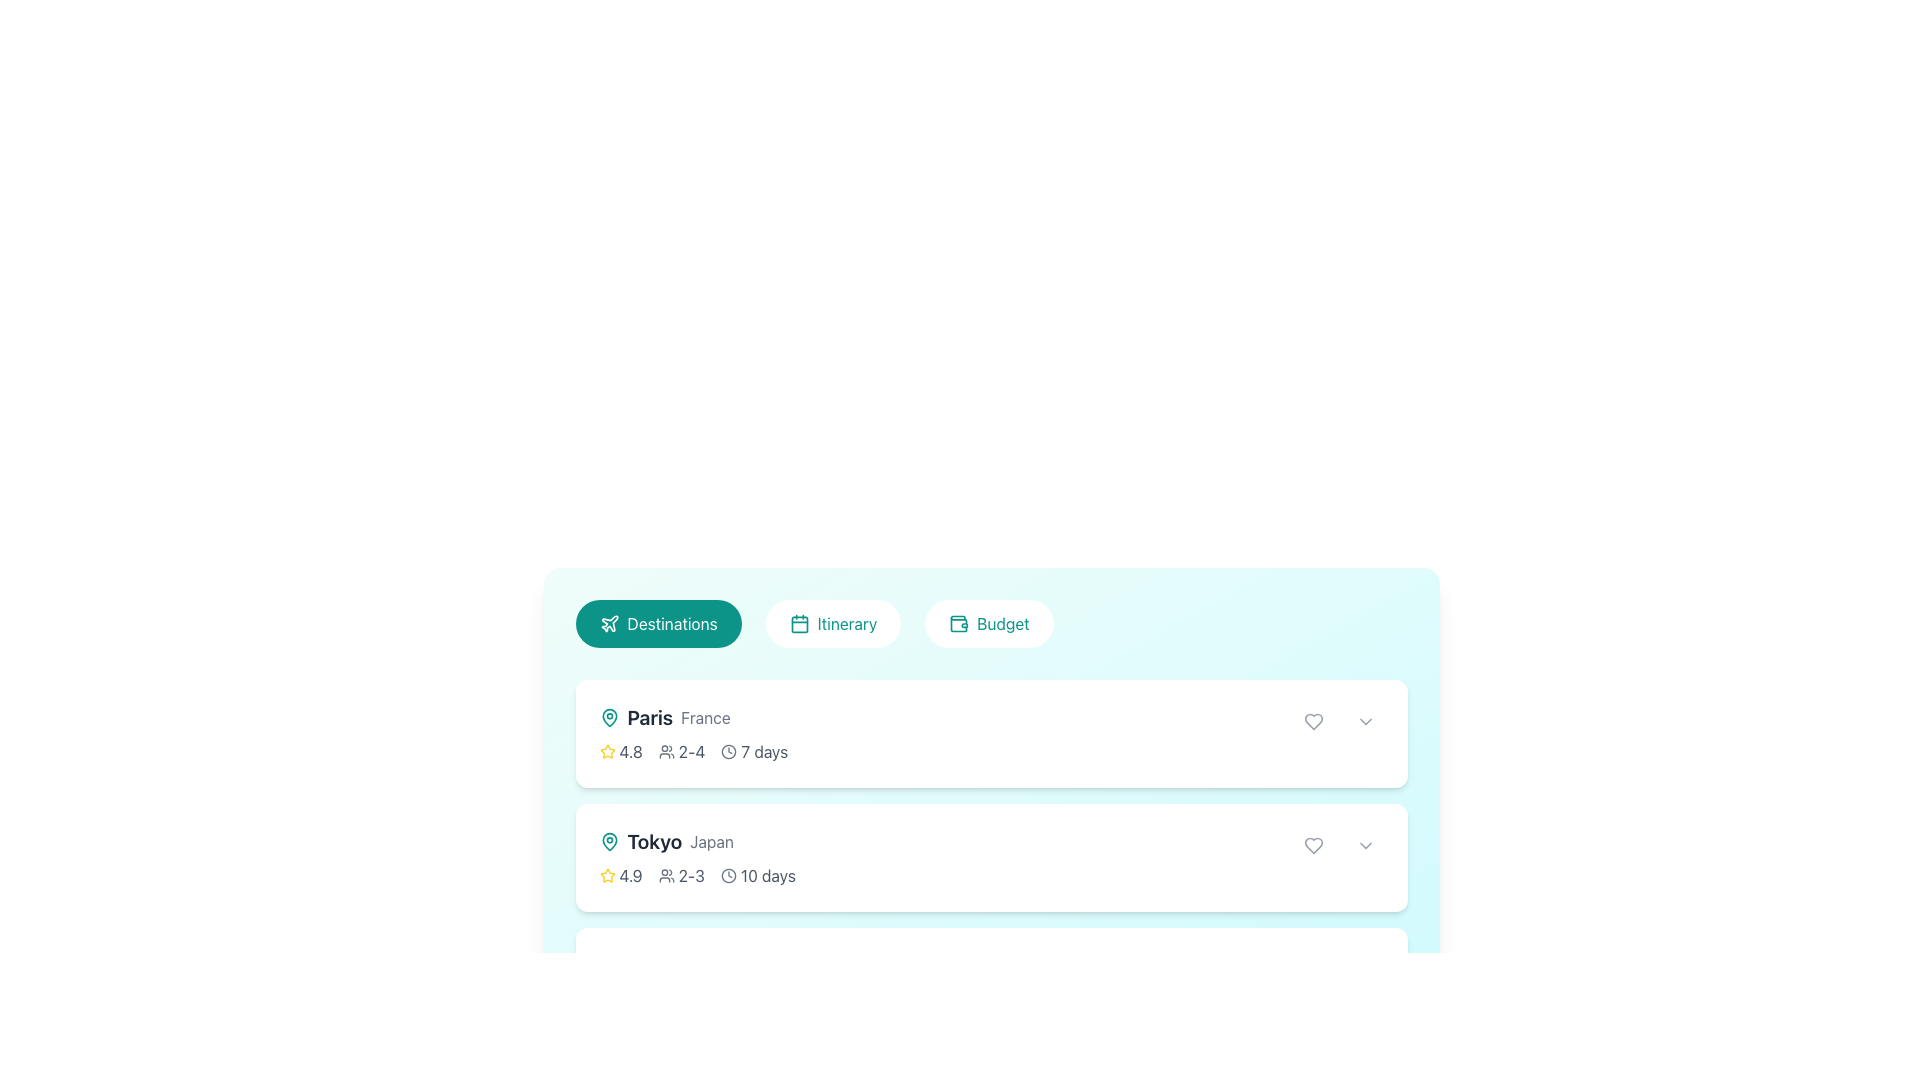  What do you see at coordinates (666, 752) in the screenshot?
I see `the small icon representing a group of people, which is located to the left of the text '2-4' in the first list entry of the 'Destinations' section for 'Paris, France'` at bounding box center [666, 752].